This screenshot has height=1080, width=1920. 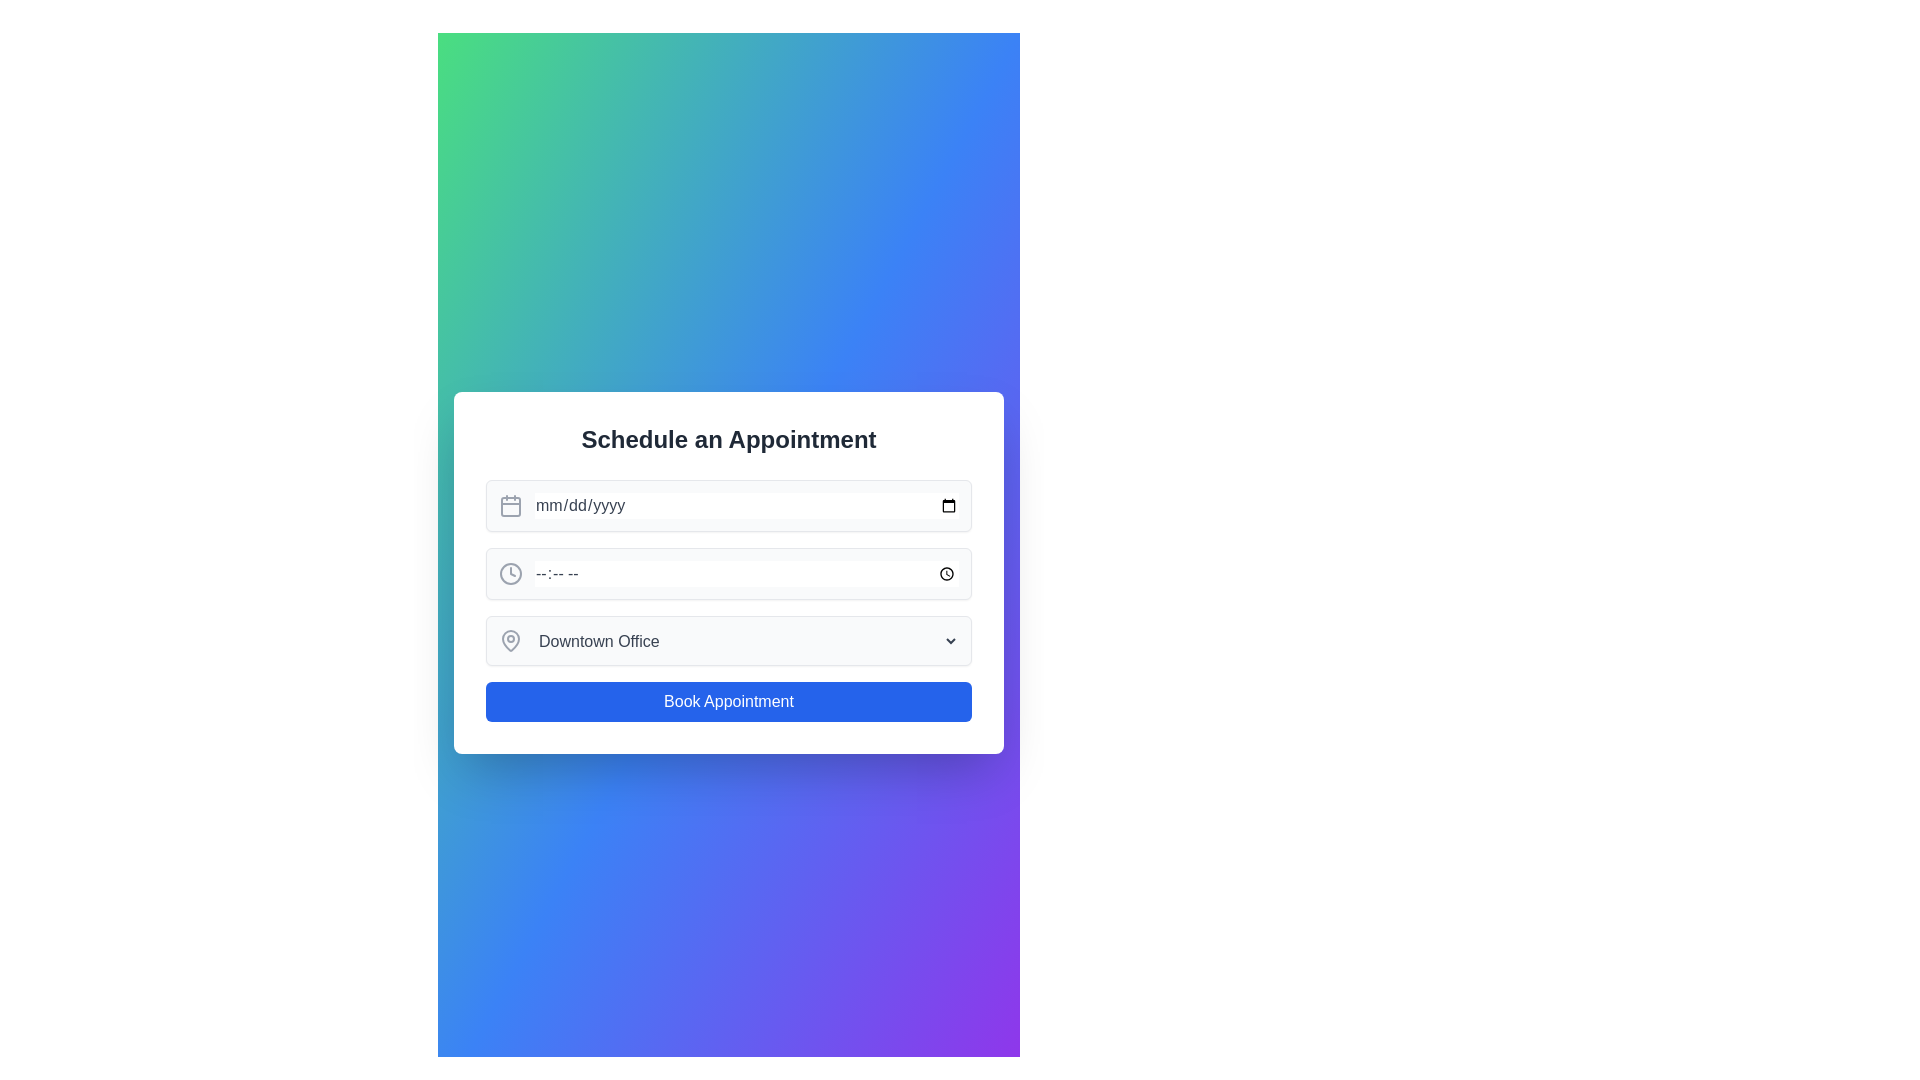 I want to click on the date input icon located to the left of the date input field, so click(x=510, y=504).